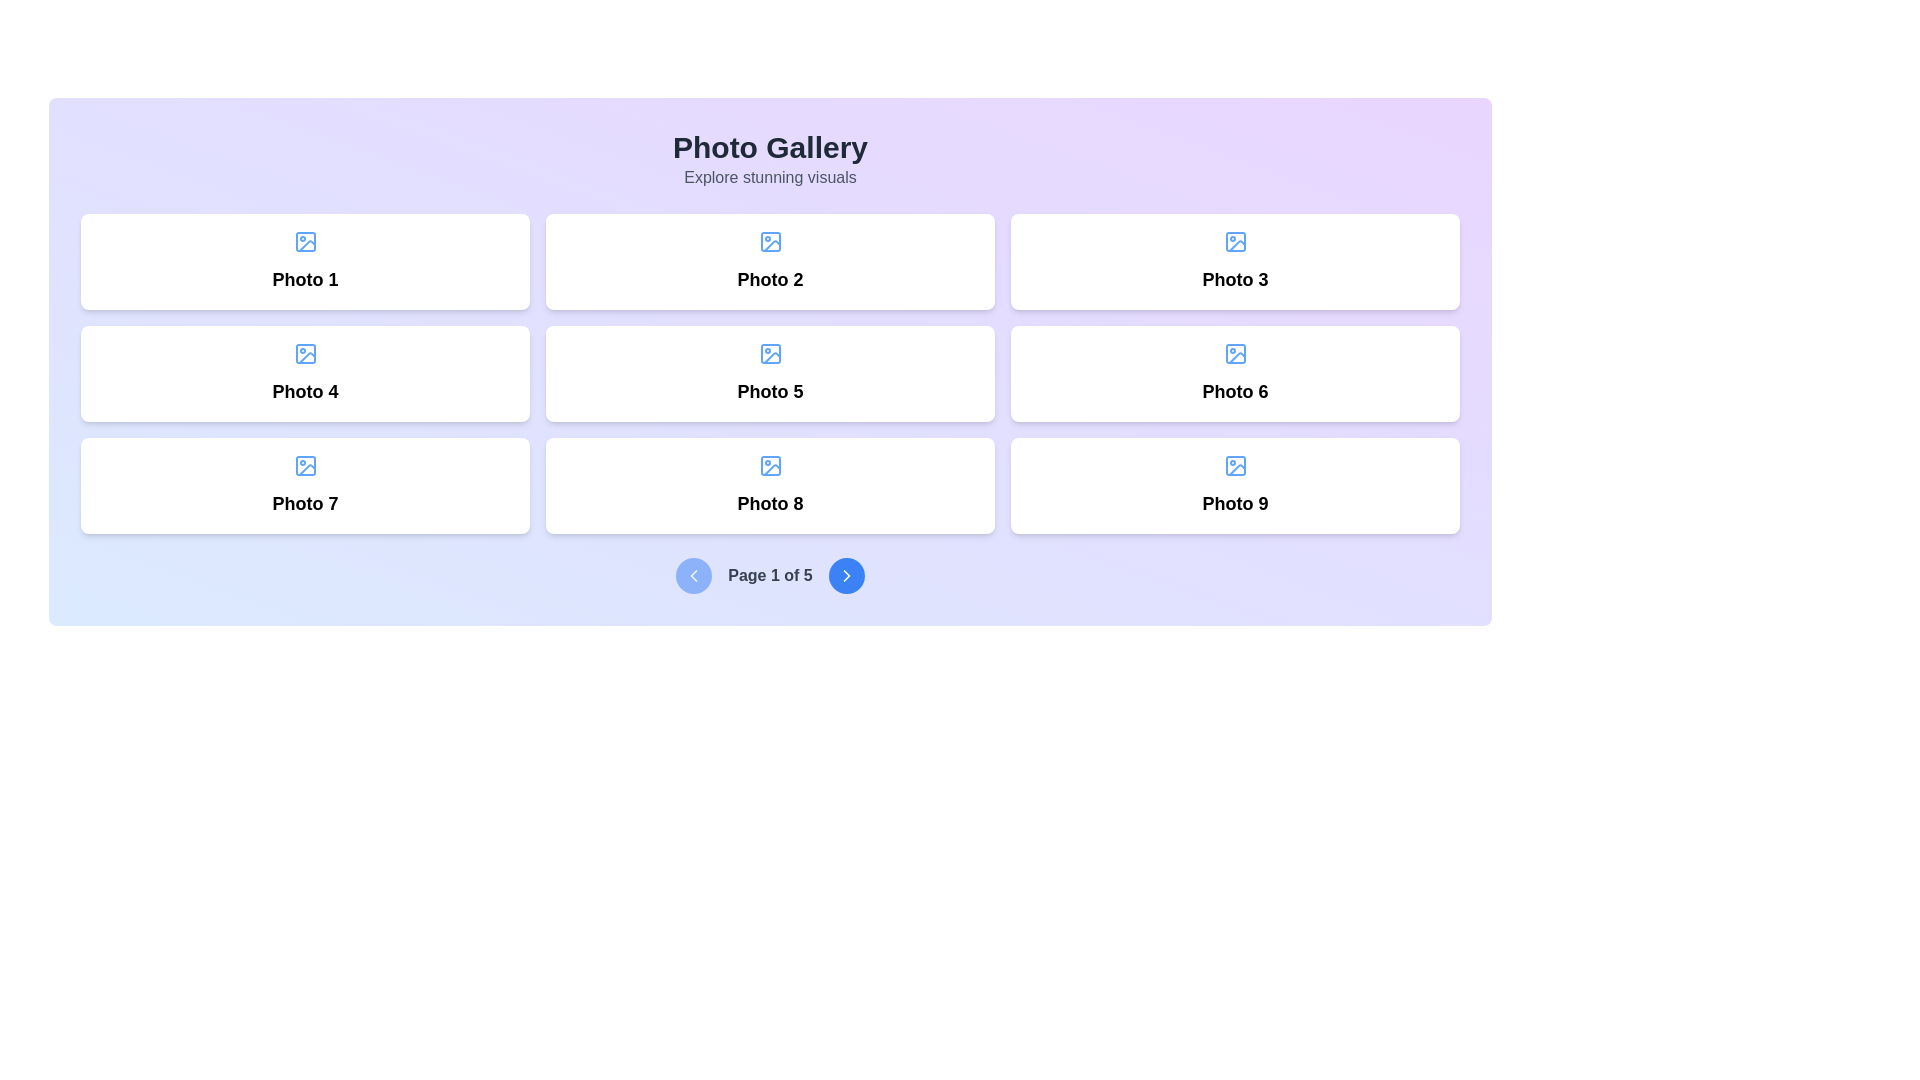 The height and width of the screenshot is (1080, 1920). What do you see at coordinates (1234, 503) in the screenshot?
I see `static text label 'Photo 9' that serves as a title for the corresponding photo card, located in the third row and third column of the grid layout` at bounding box center [1234, 503].